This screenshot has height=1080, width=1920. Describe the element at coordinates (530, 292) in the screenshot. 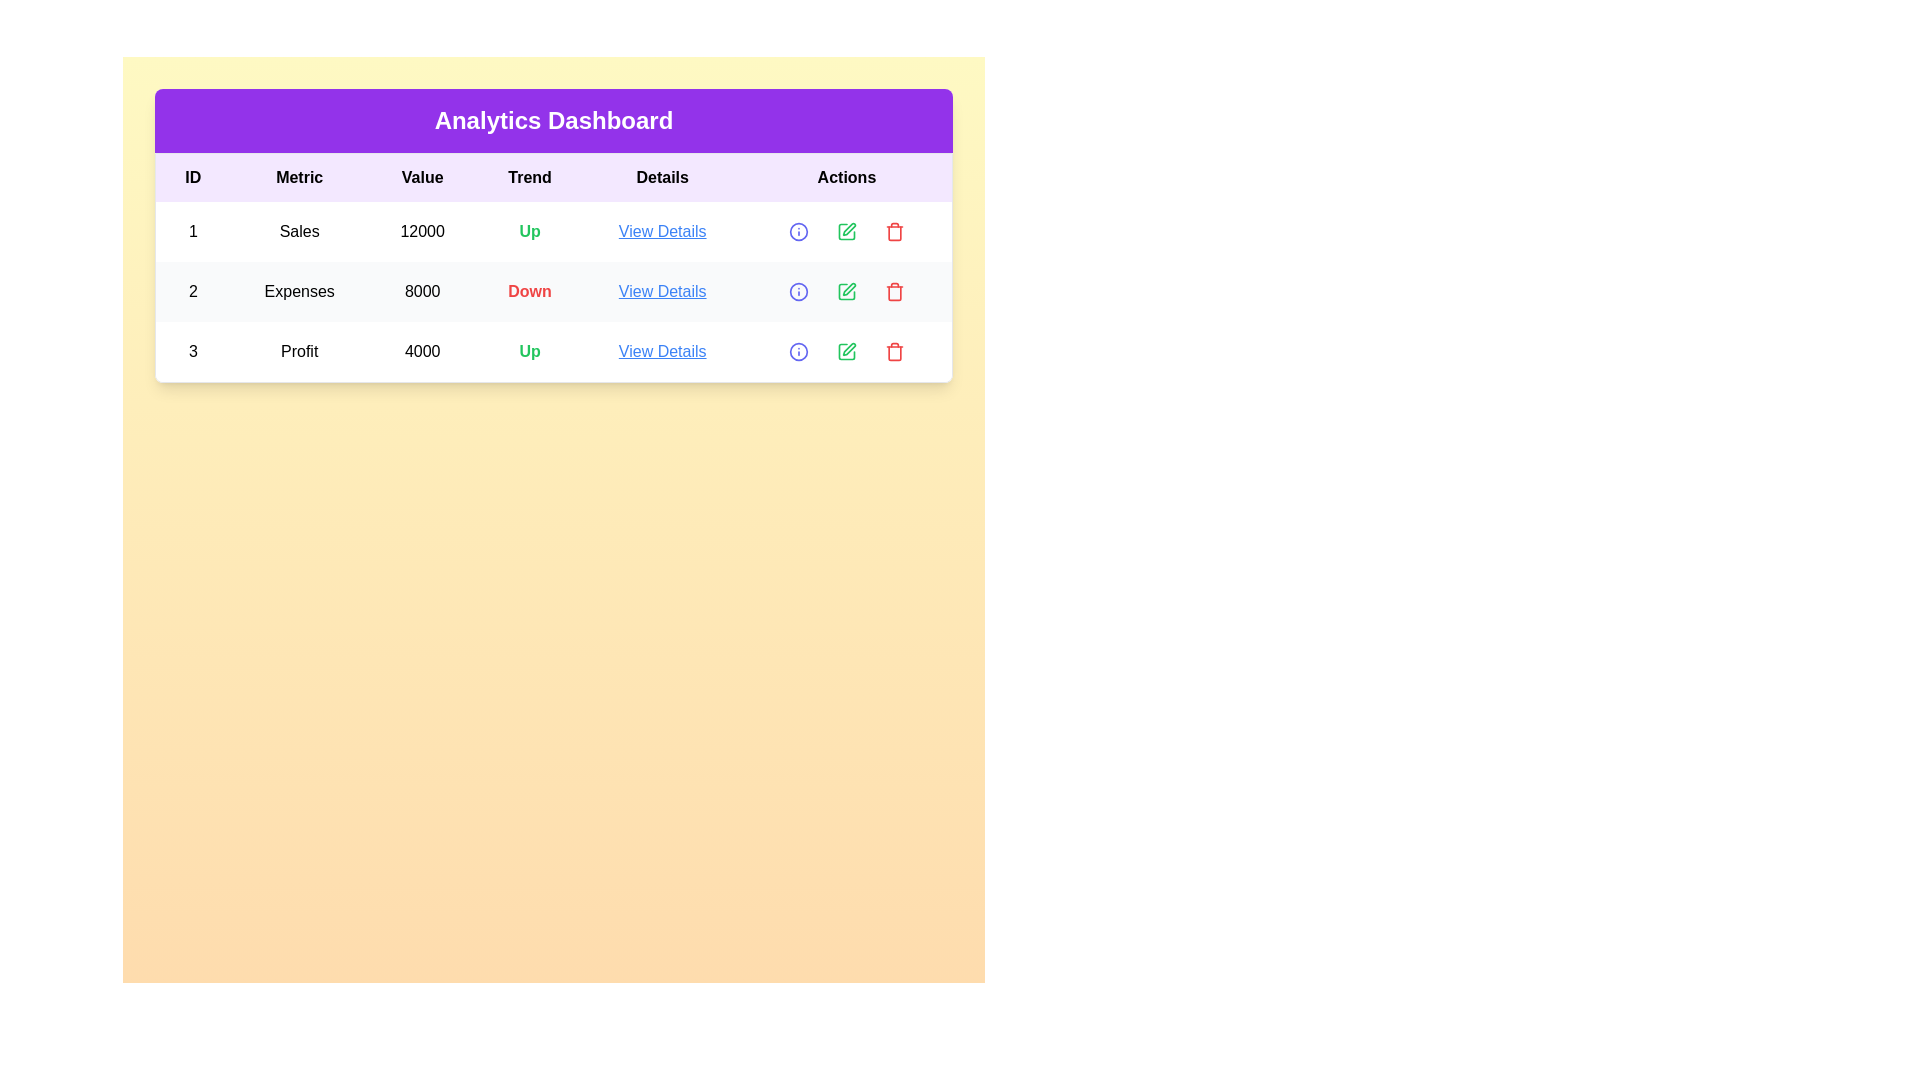

I see `the 'Down' text label in the 'Trend' column of the second row in the 'Expenses' category table` at that location.